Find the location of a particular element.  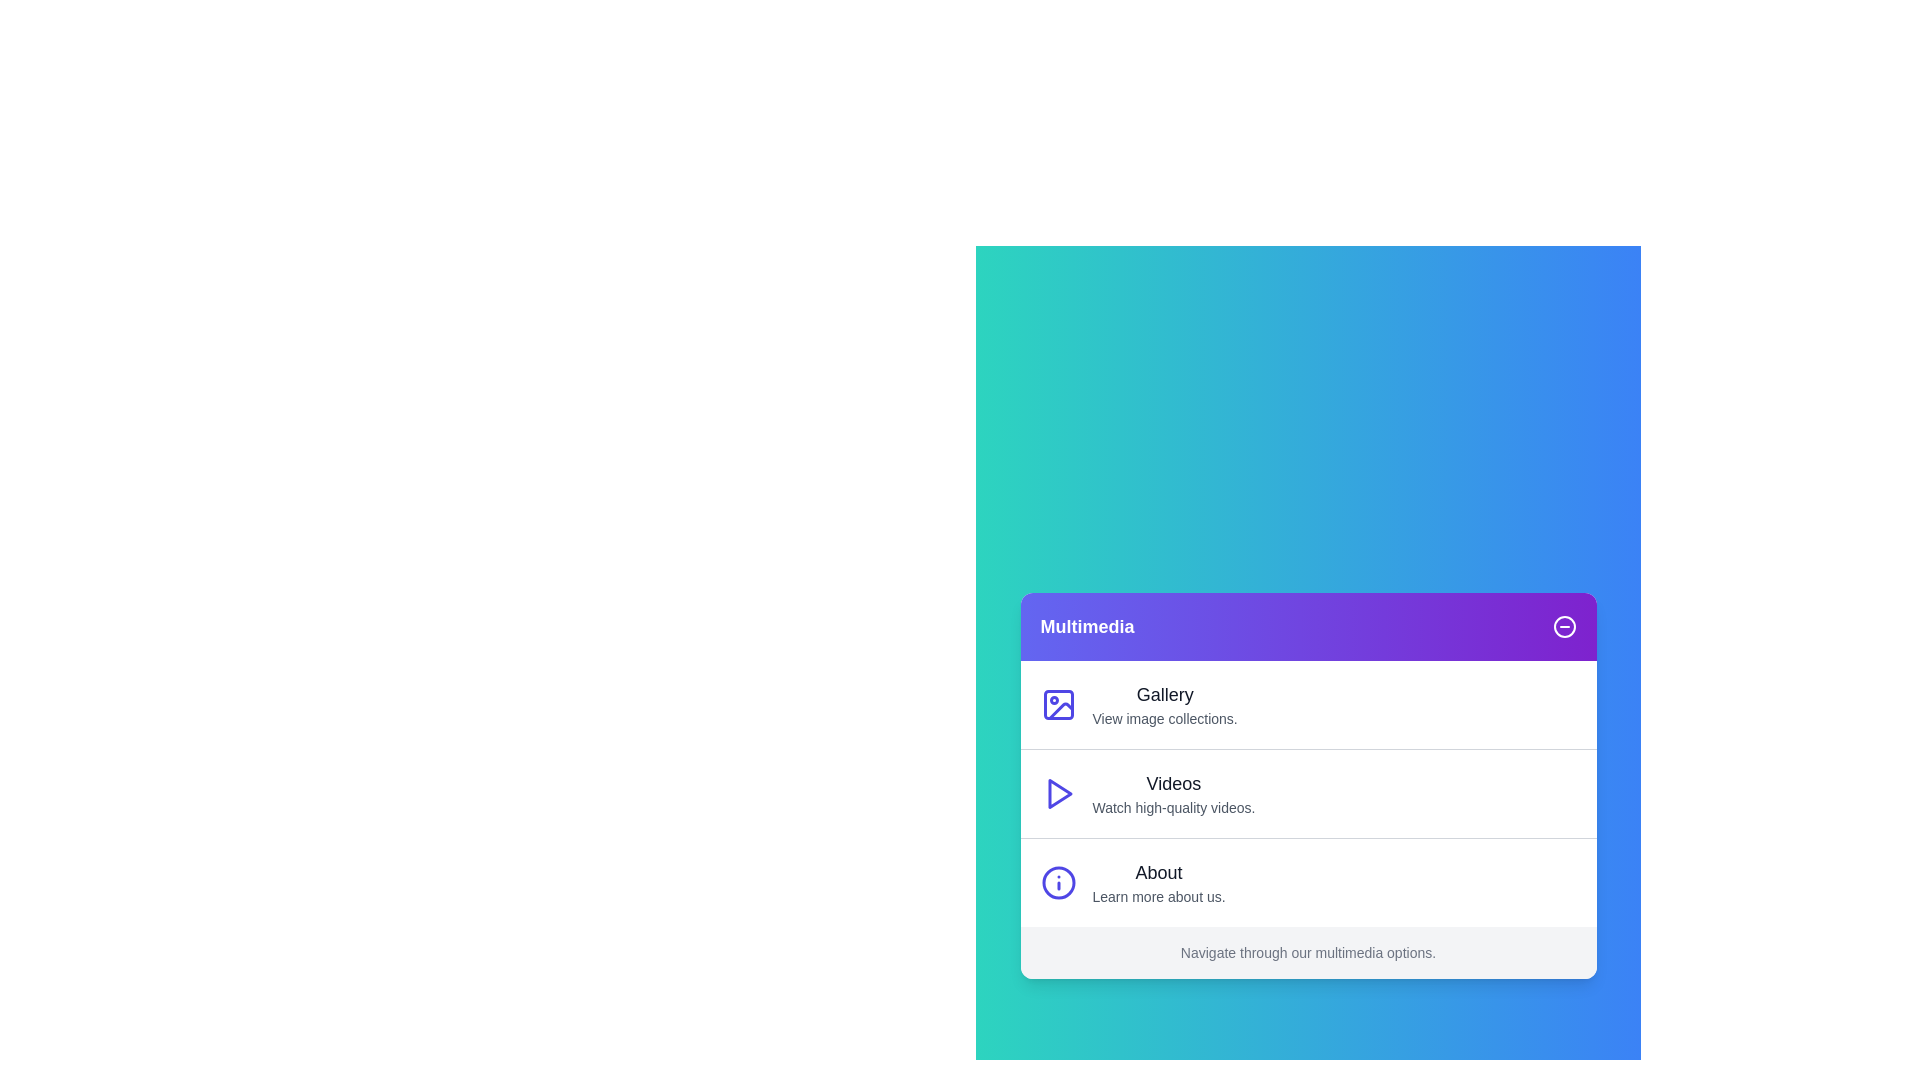

the menu item to read its description: Videos is located at coordinates (1174, 782).